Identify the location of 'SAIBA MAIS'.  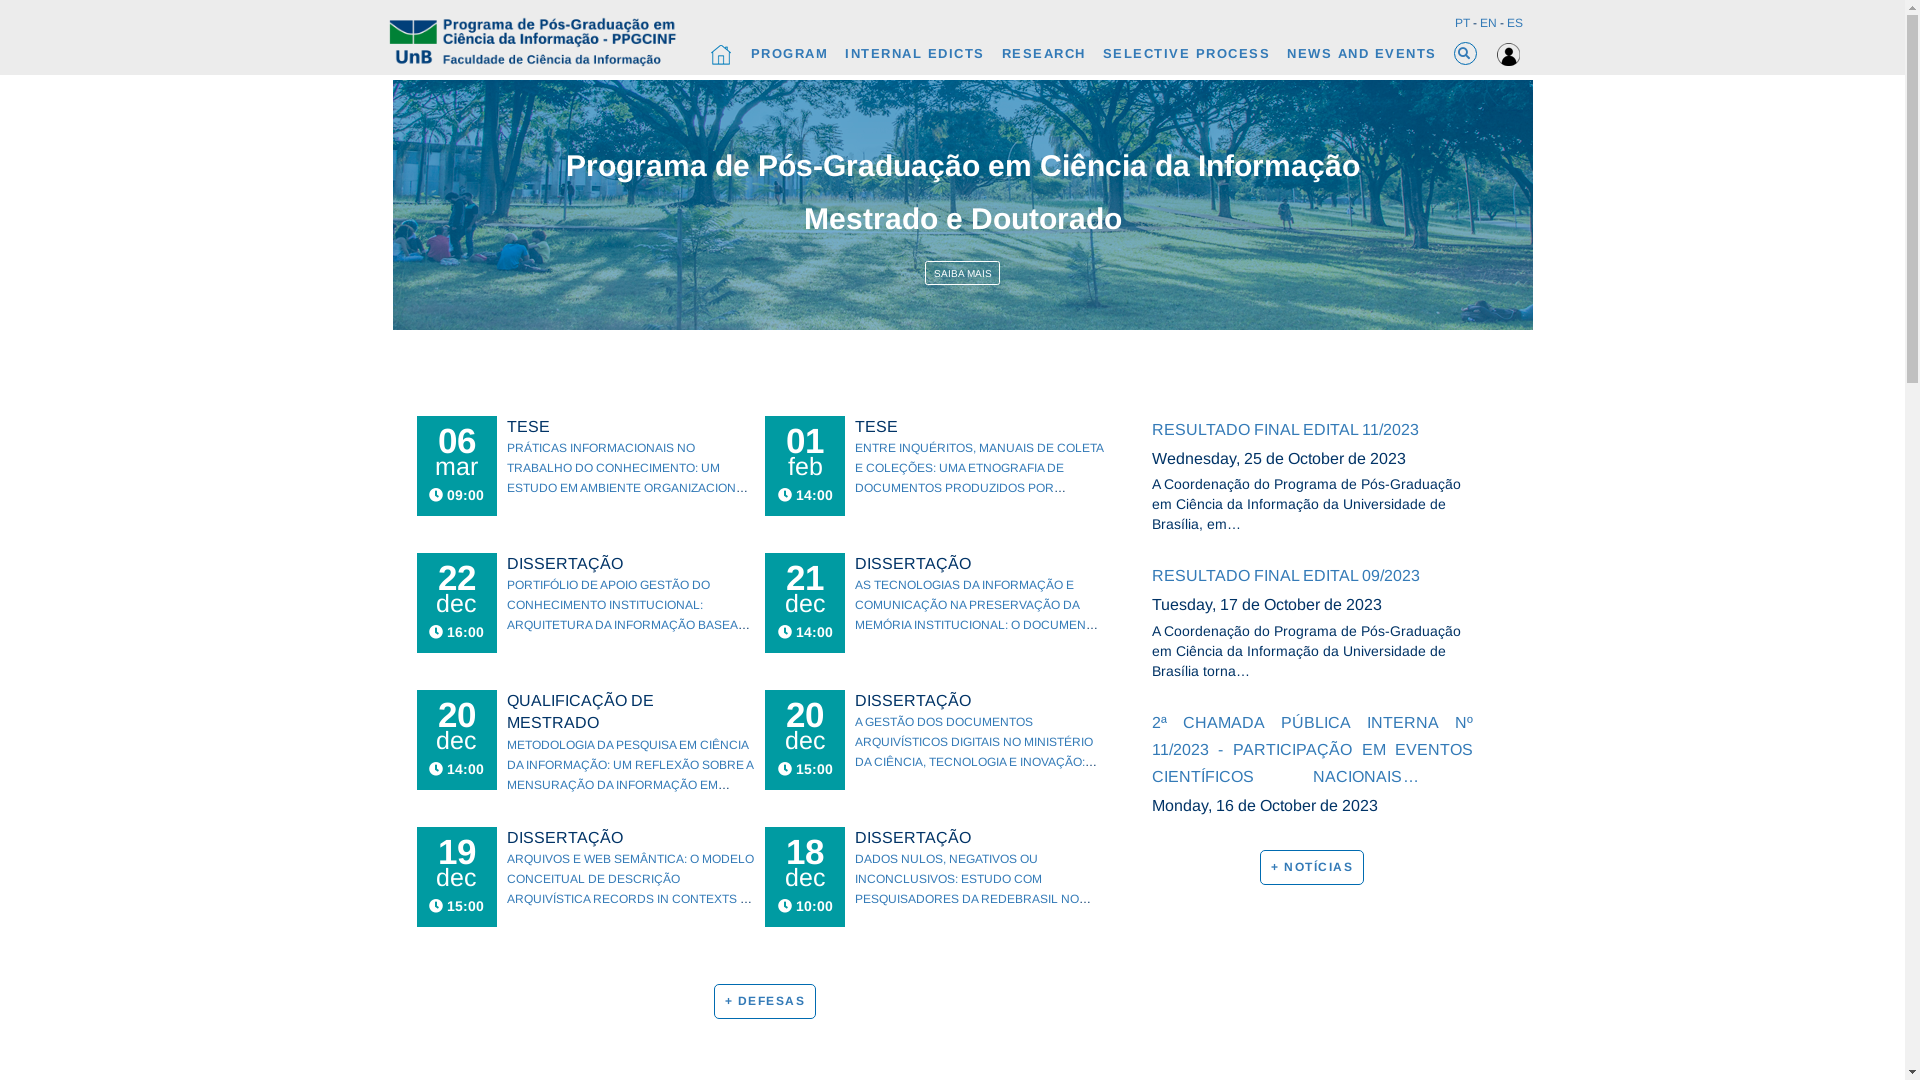
(962, 273).